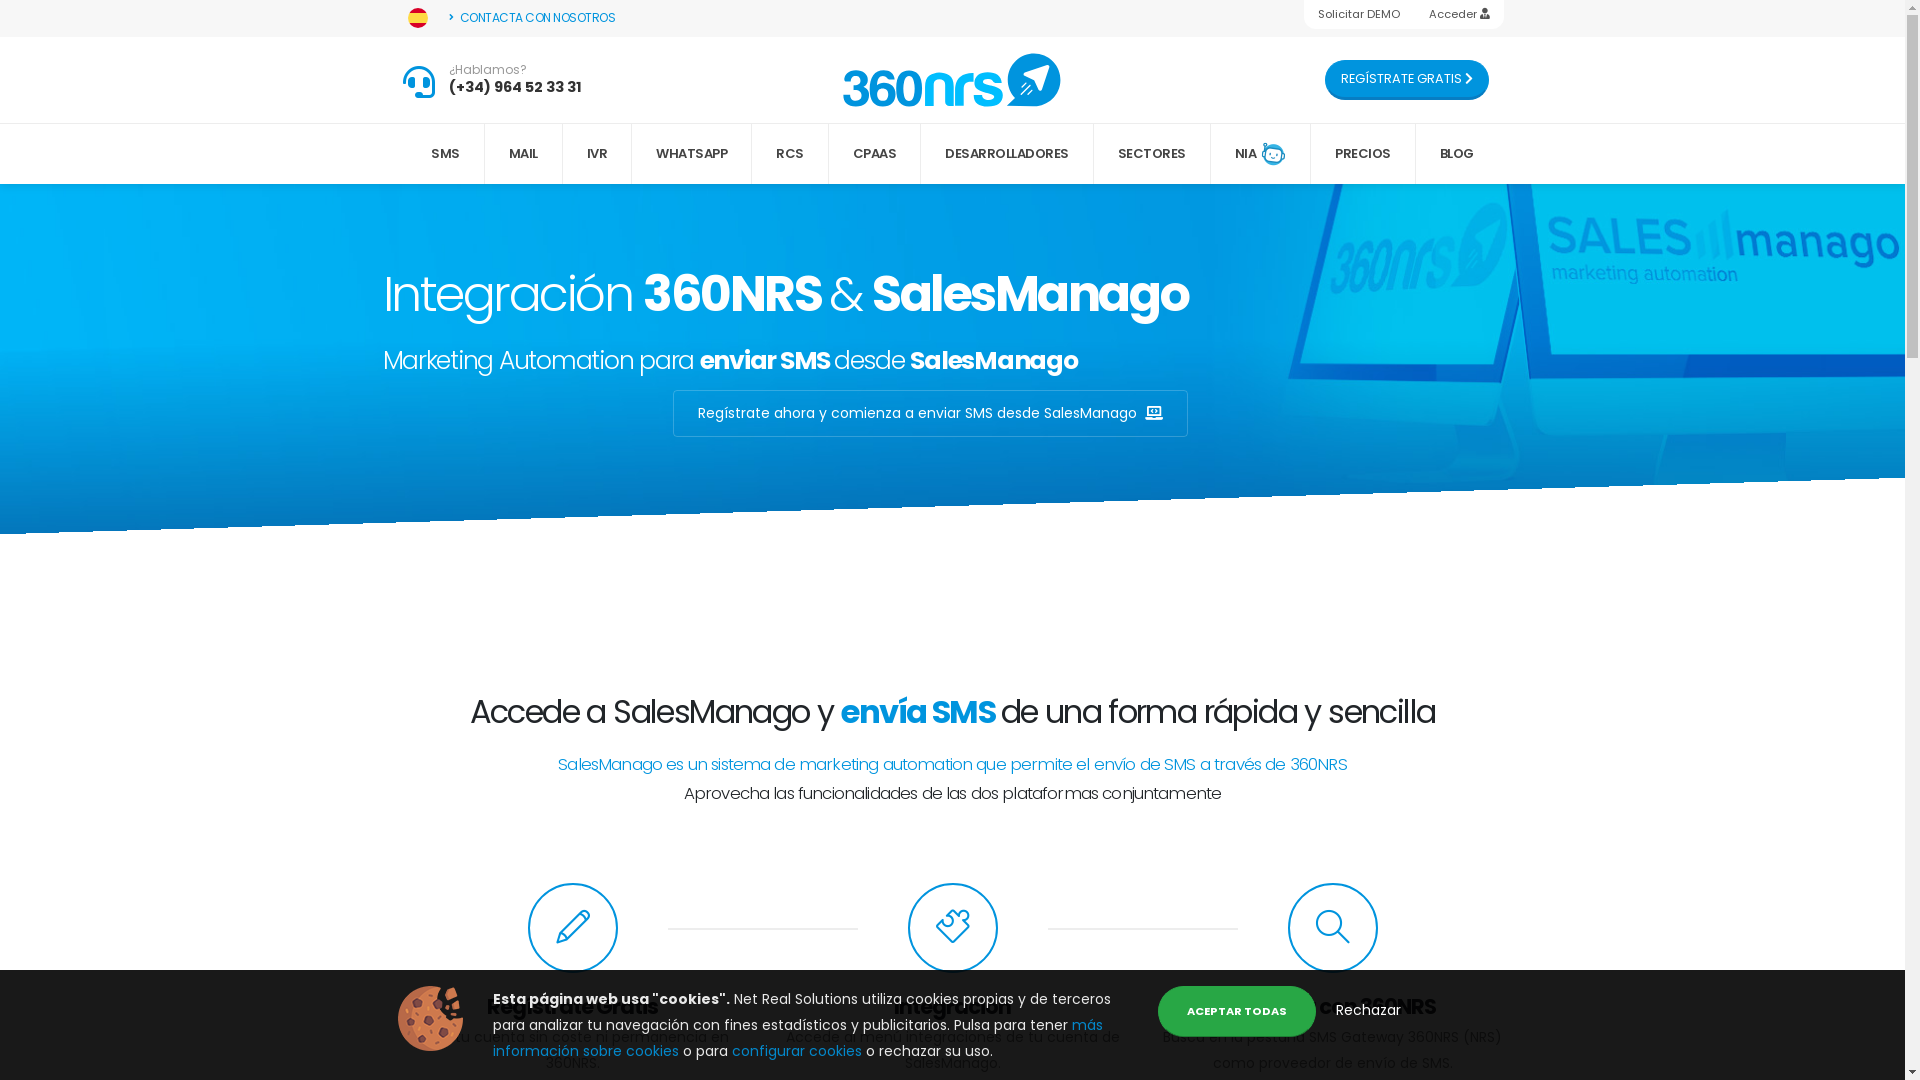 The width and height of the screenshot is (1920, 1080). I want to click on 'Acceder', so click(1458, 14).